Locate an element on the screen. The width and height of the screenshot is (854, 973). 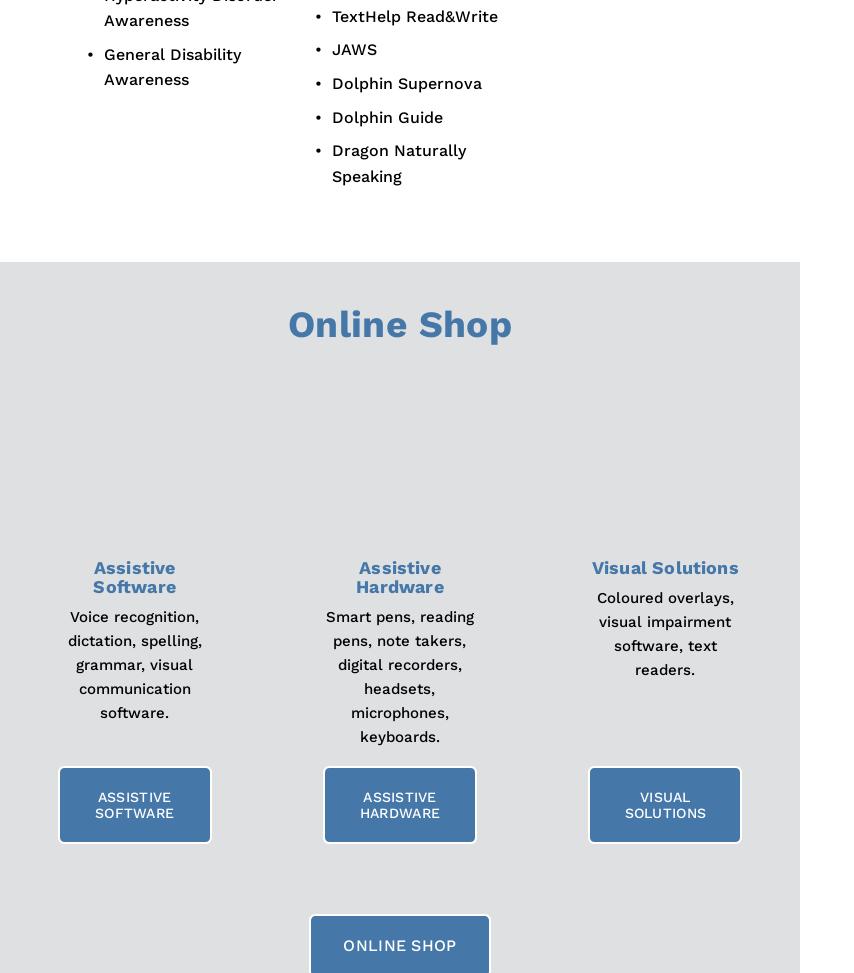
'ONLINE SHOP' is located at coordinates (399, 944).